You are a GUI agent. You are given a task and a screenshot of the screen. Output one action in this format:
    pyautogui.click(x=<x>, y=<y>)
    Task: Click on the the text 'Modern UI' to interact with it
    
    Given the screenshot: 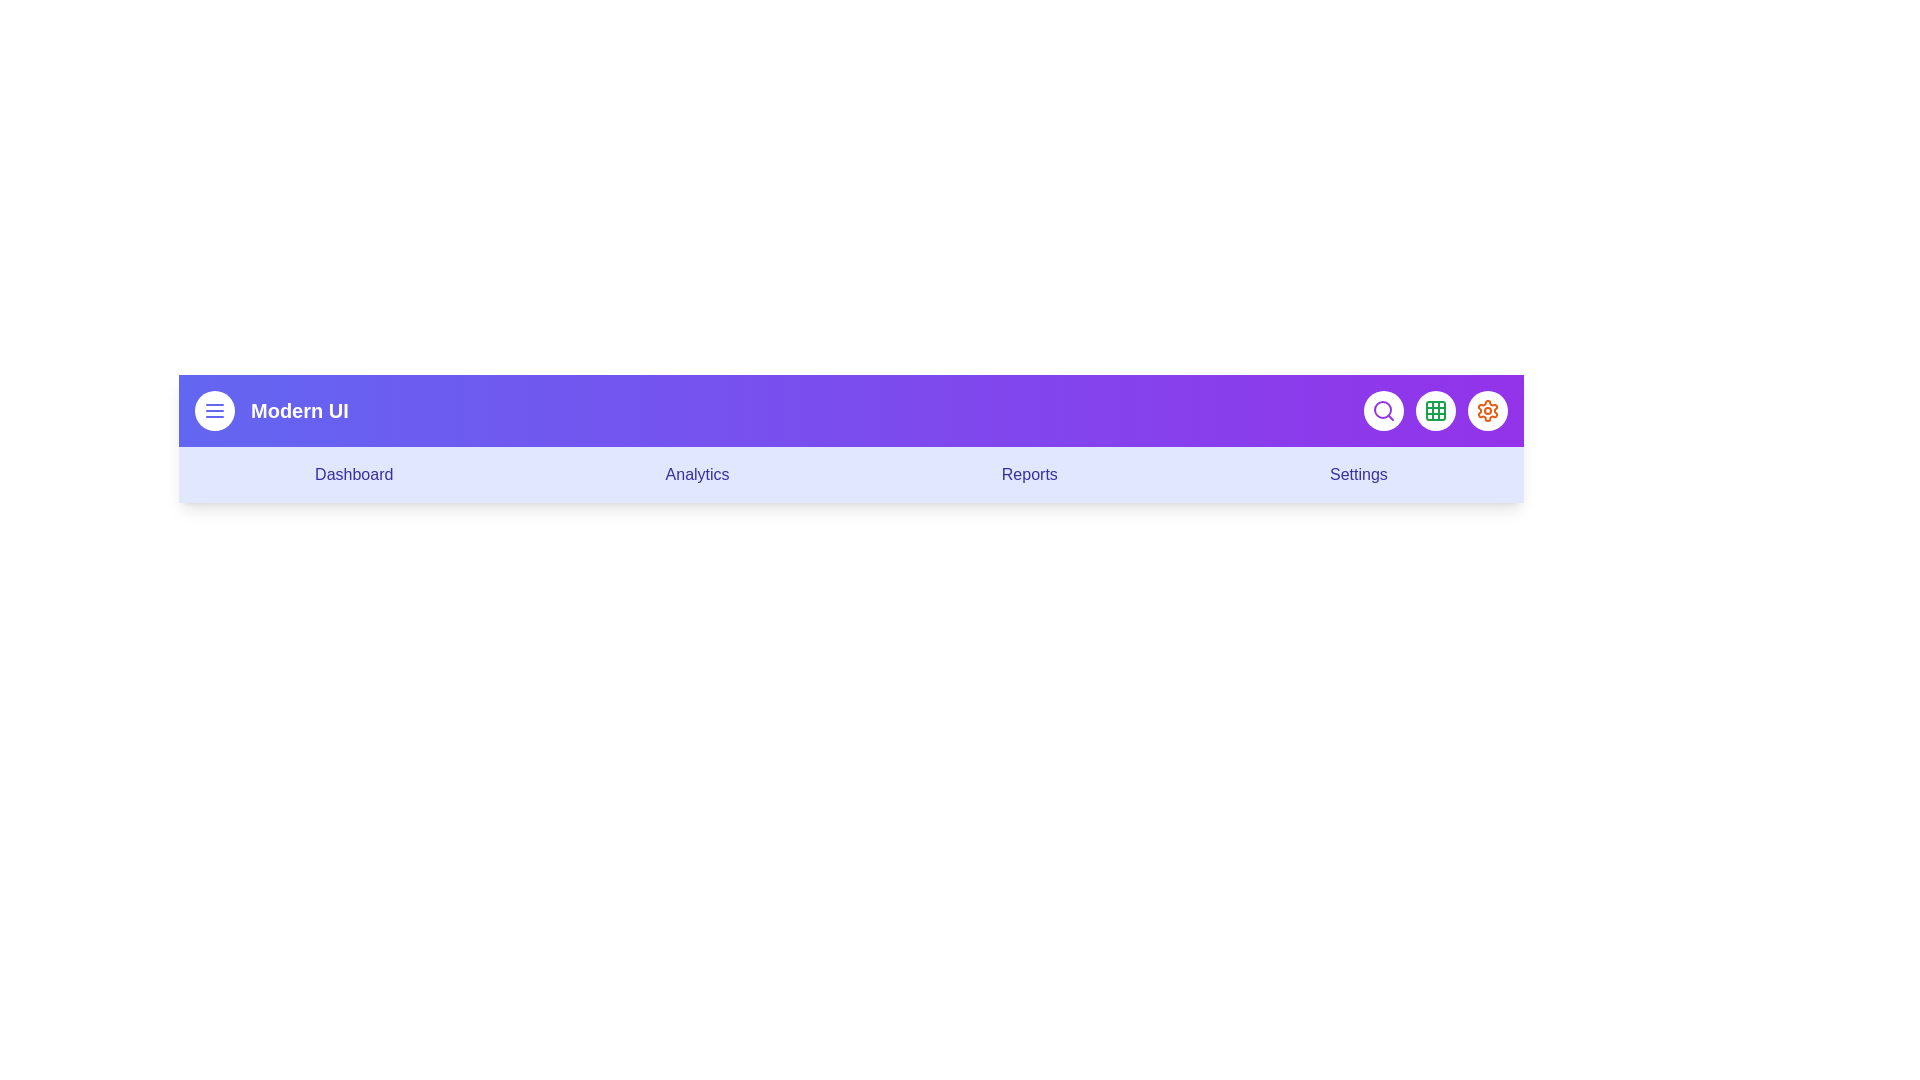 What is the action you would take?
    pyautogui.click(x=298, y=410)
    